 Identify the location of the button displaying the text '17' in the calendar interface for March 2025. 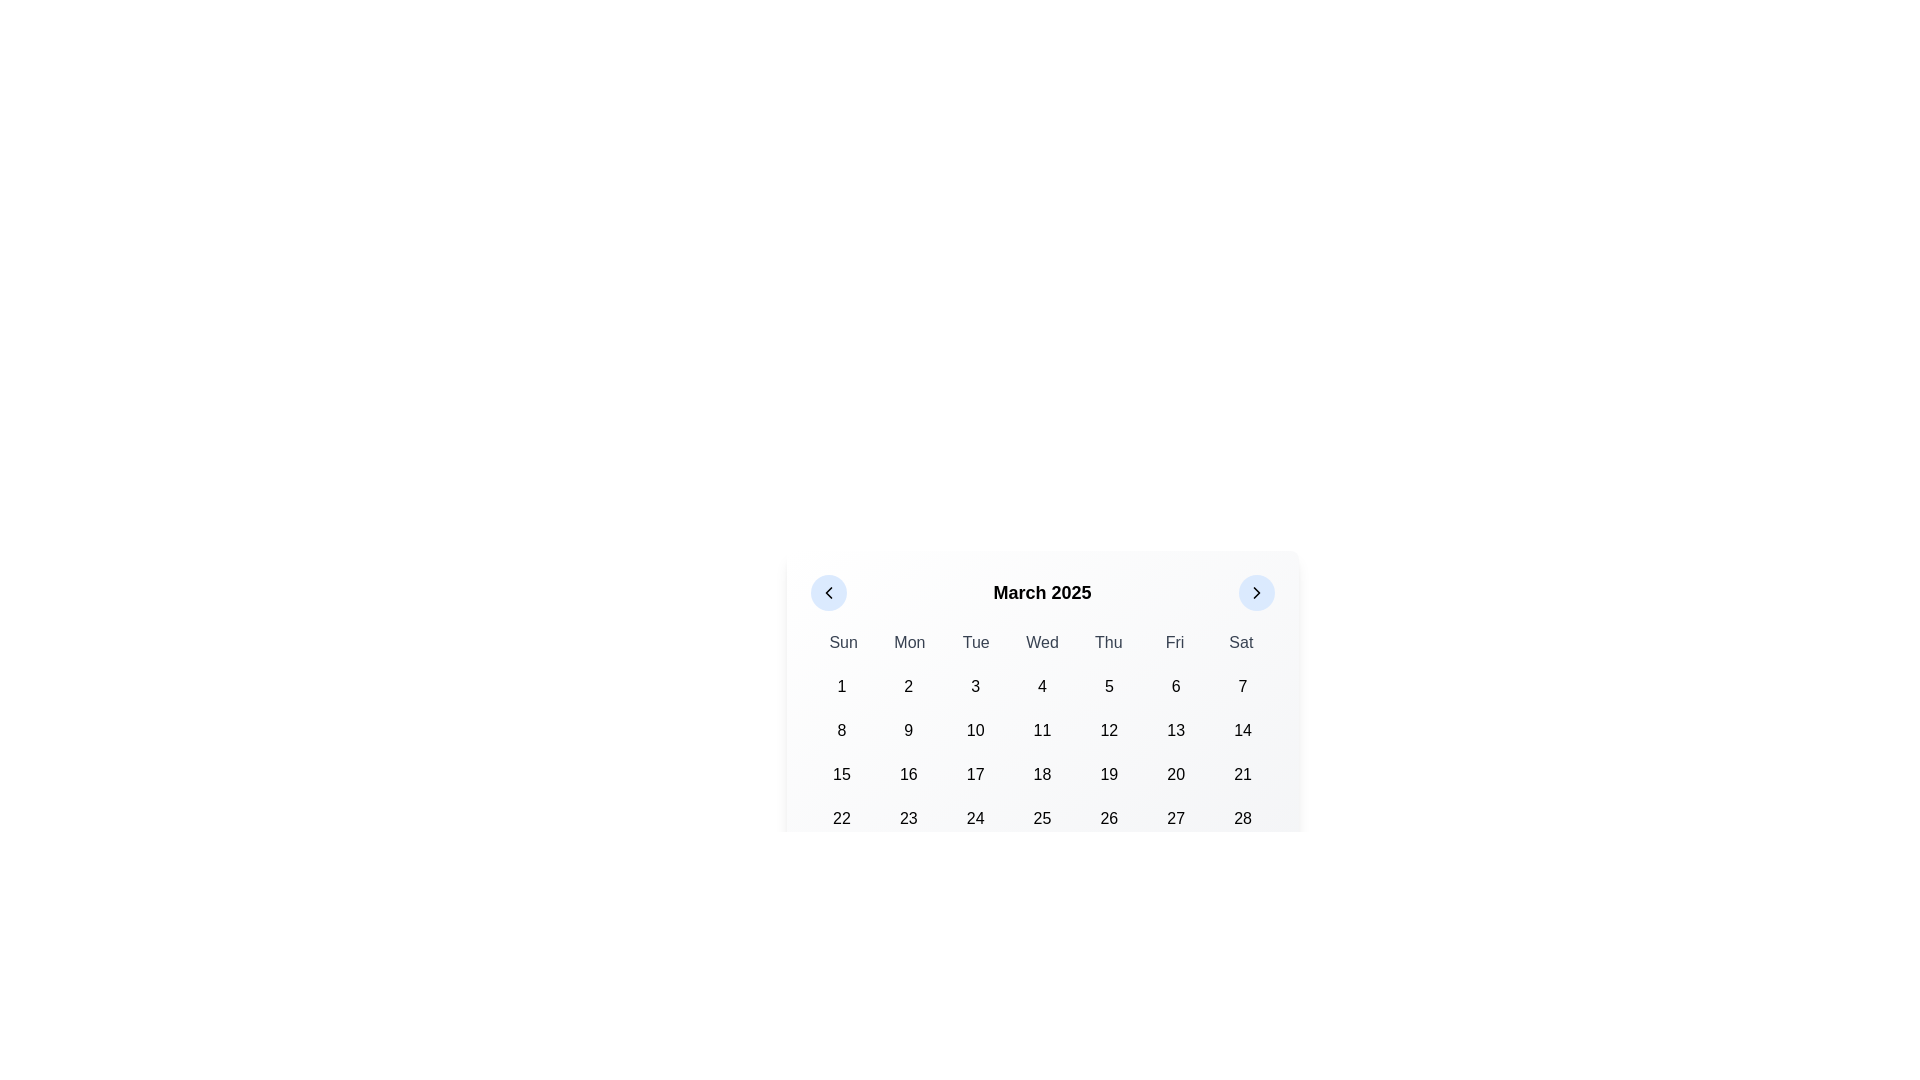
(975, 774).